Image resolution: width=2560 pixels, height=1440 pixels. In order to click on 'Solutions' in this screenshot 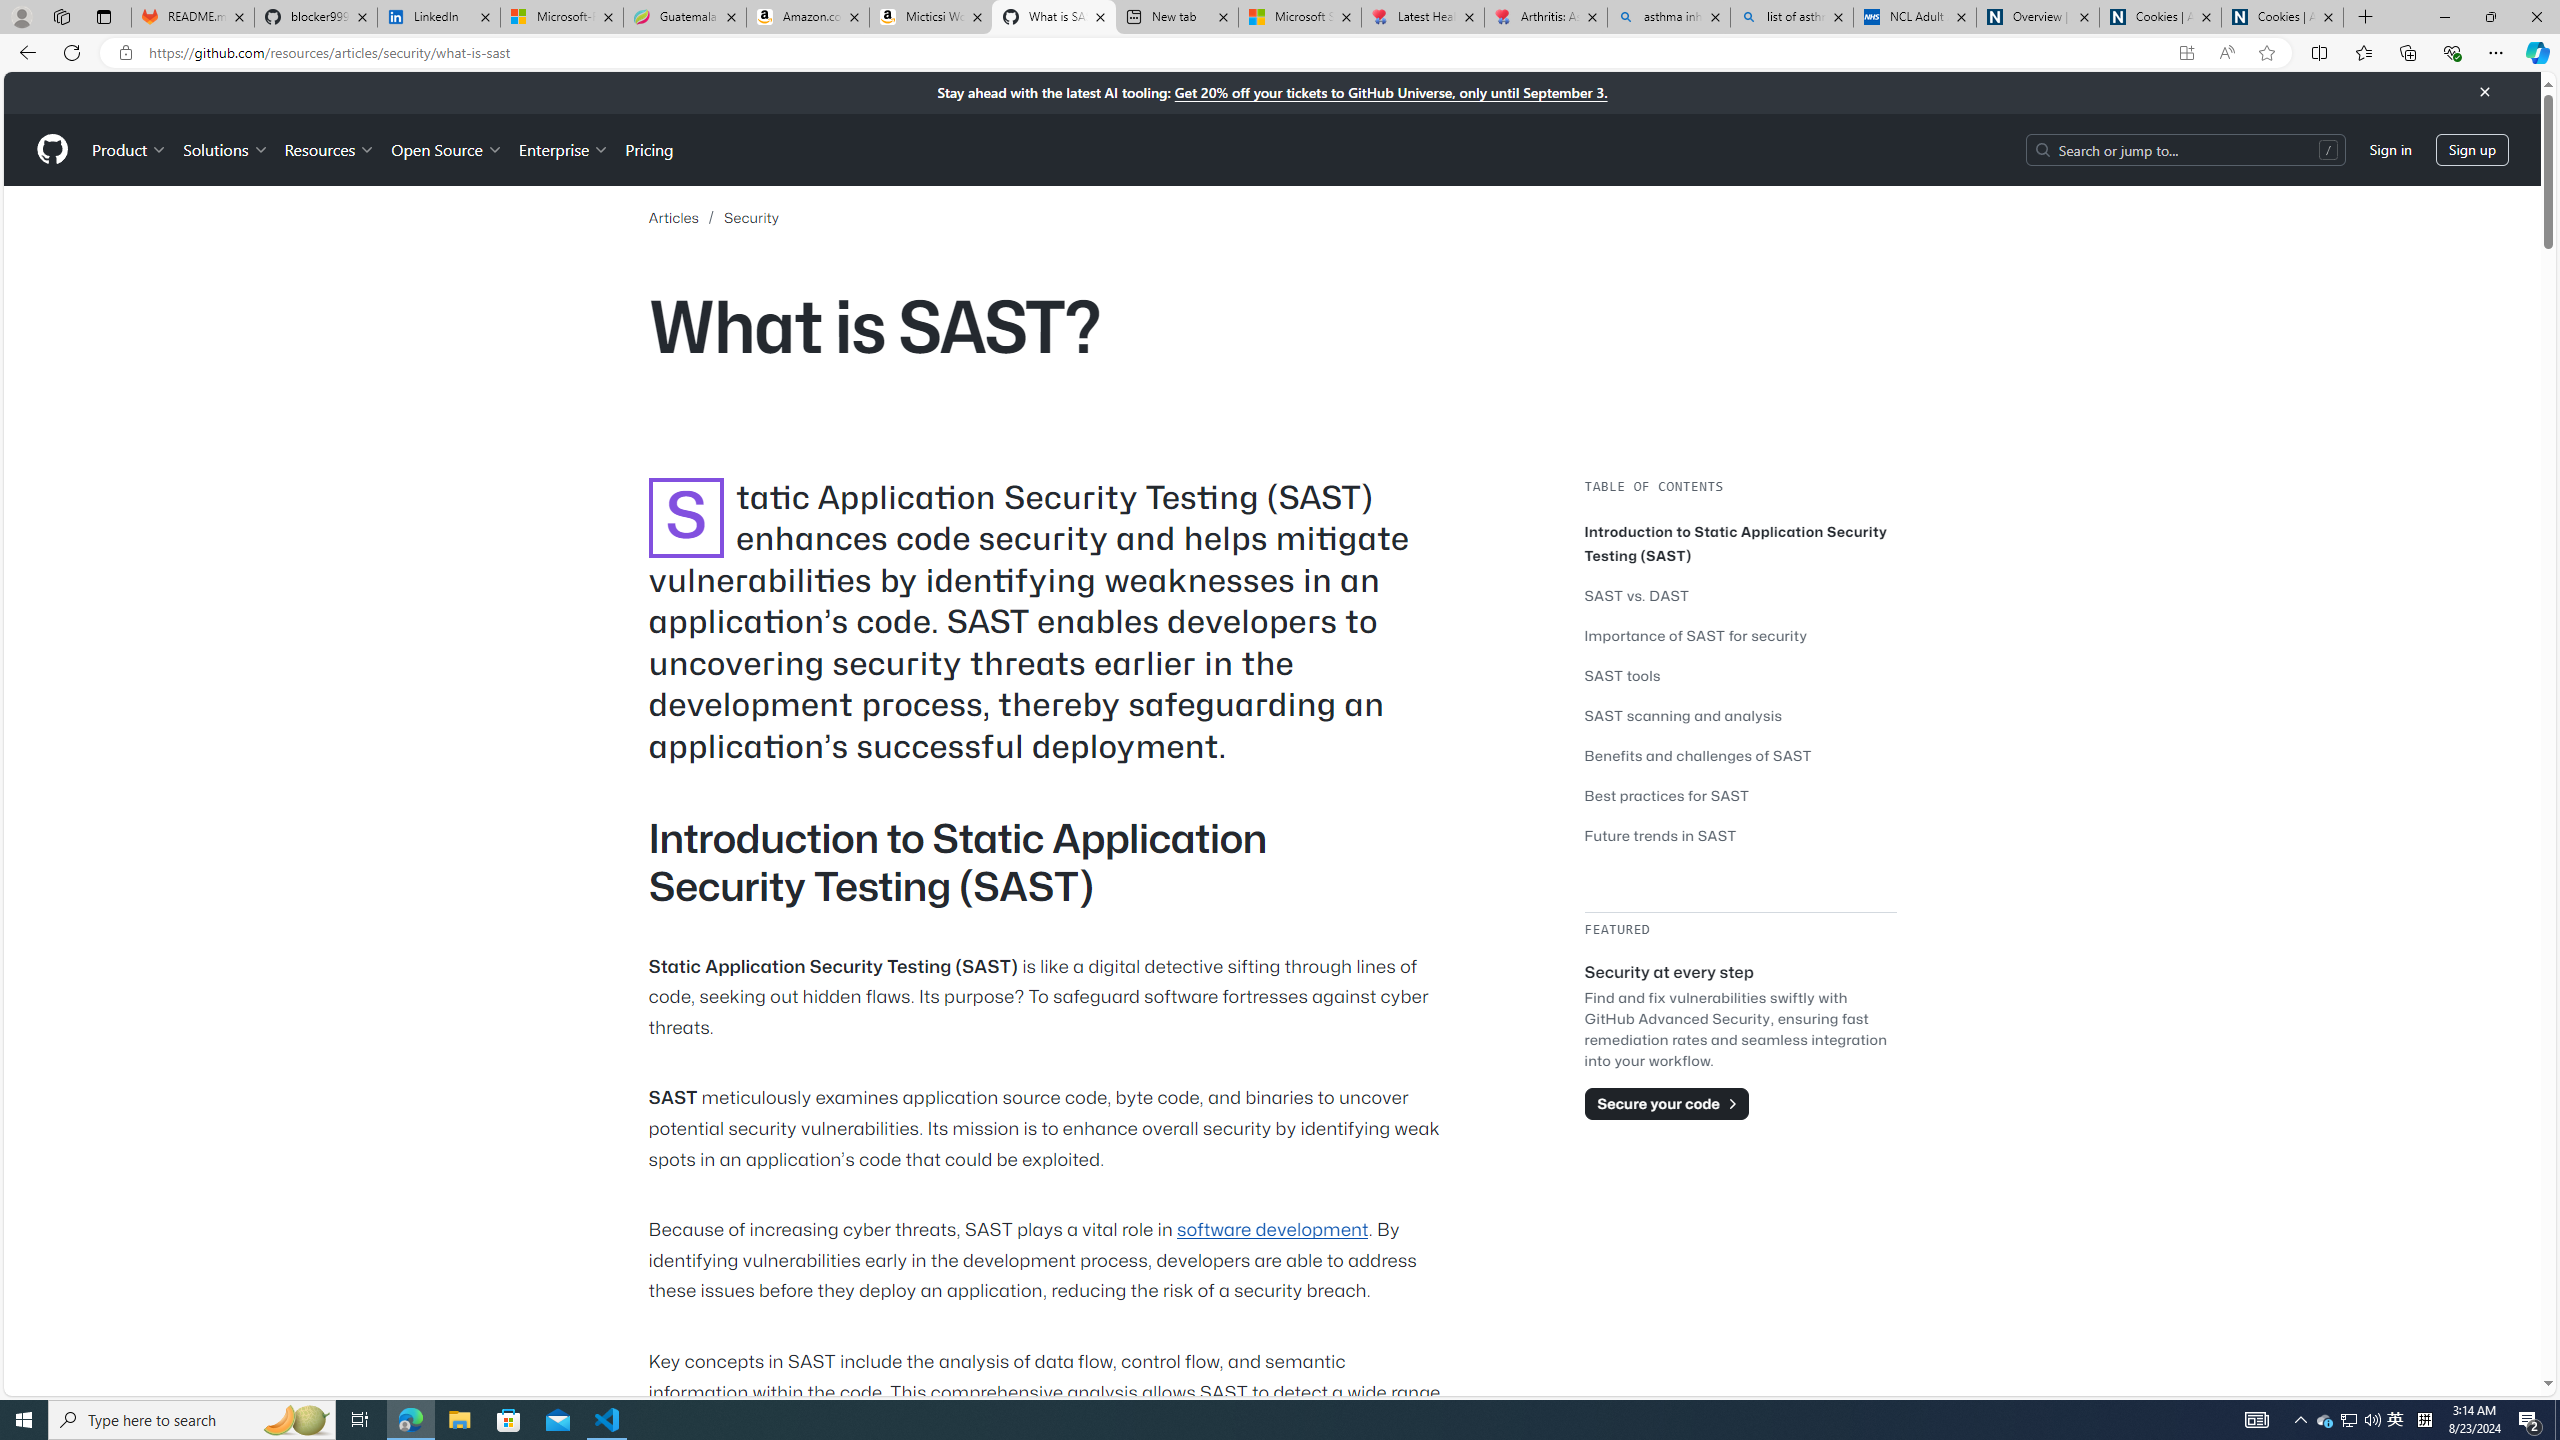, I will do `click(224, 149)`.